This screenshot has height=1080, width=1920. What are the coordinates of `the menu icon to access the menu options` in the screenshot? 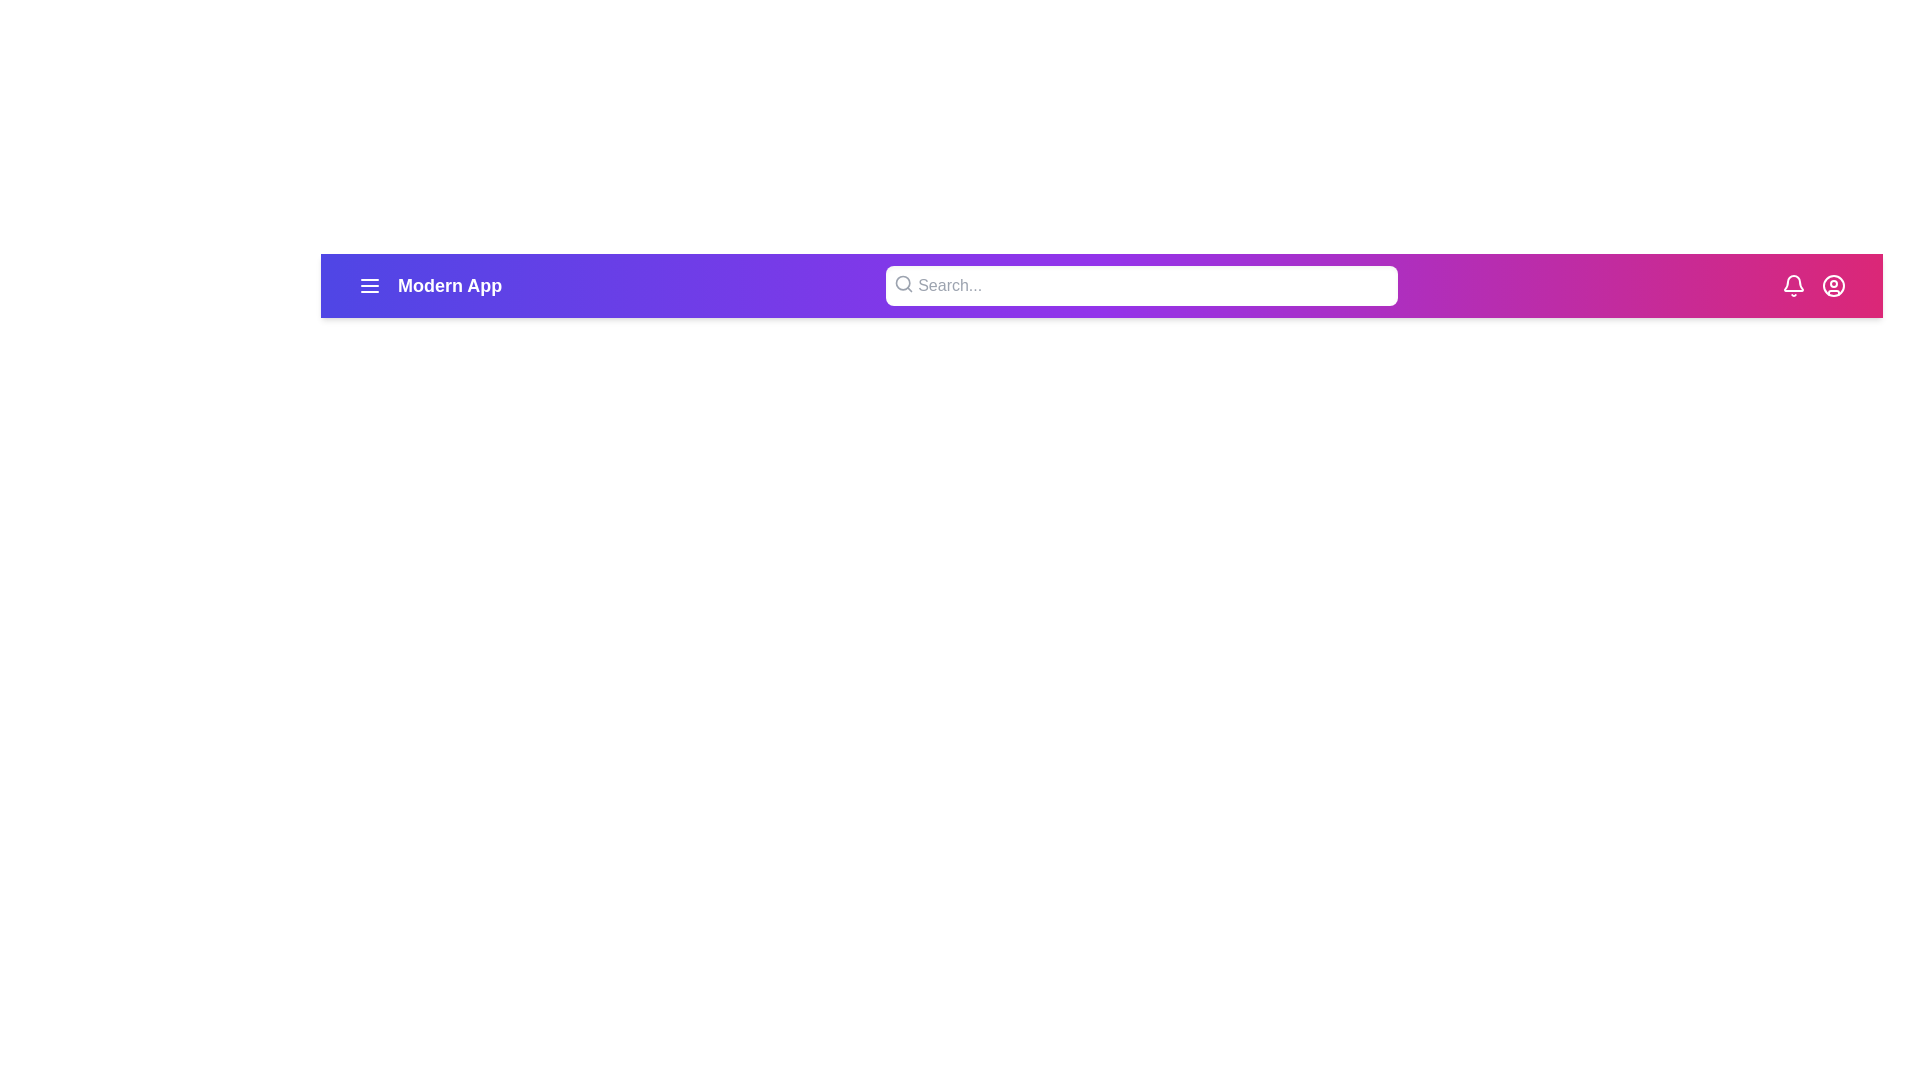 It's located at (369, 285).